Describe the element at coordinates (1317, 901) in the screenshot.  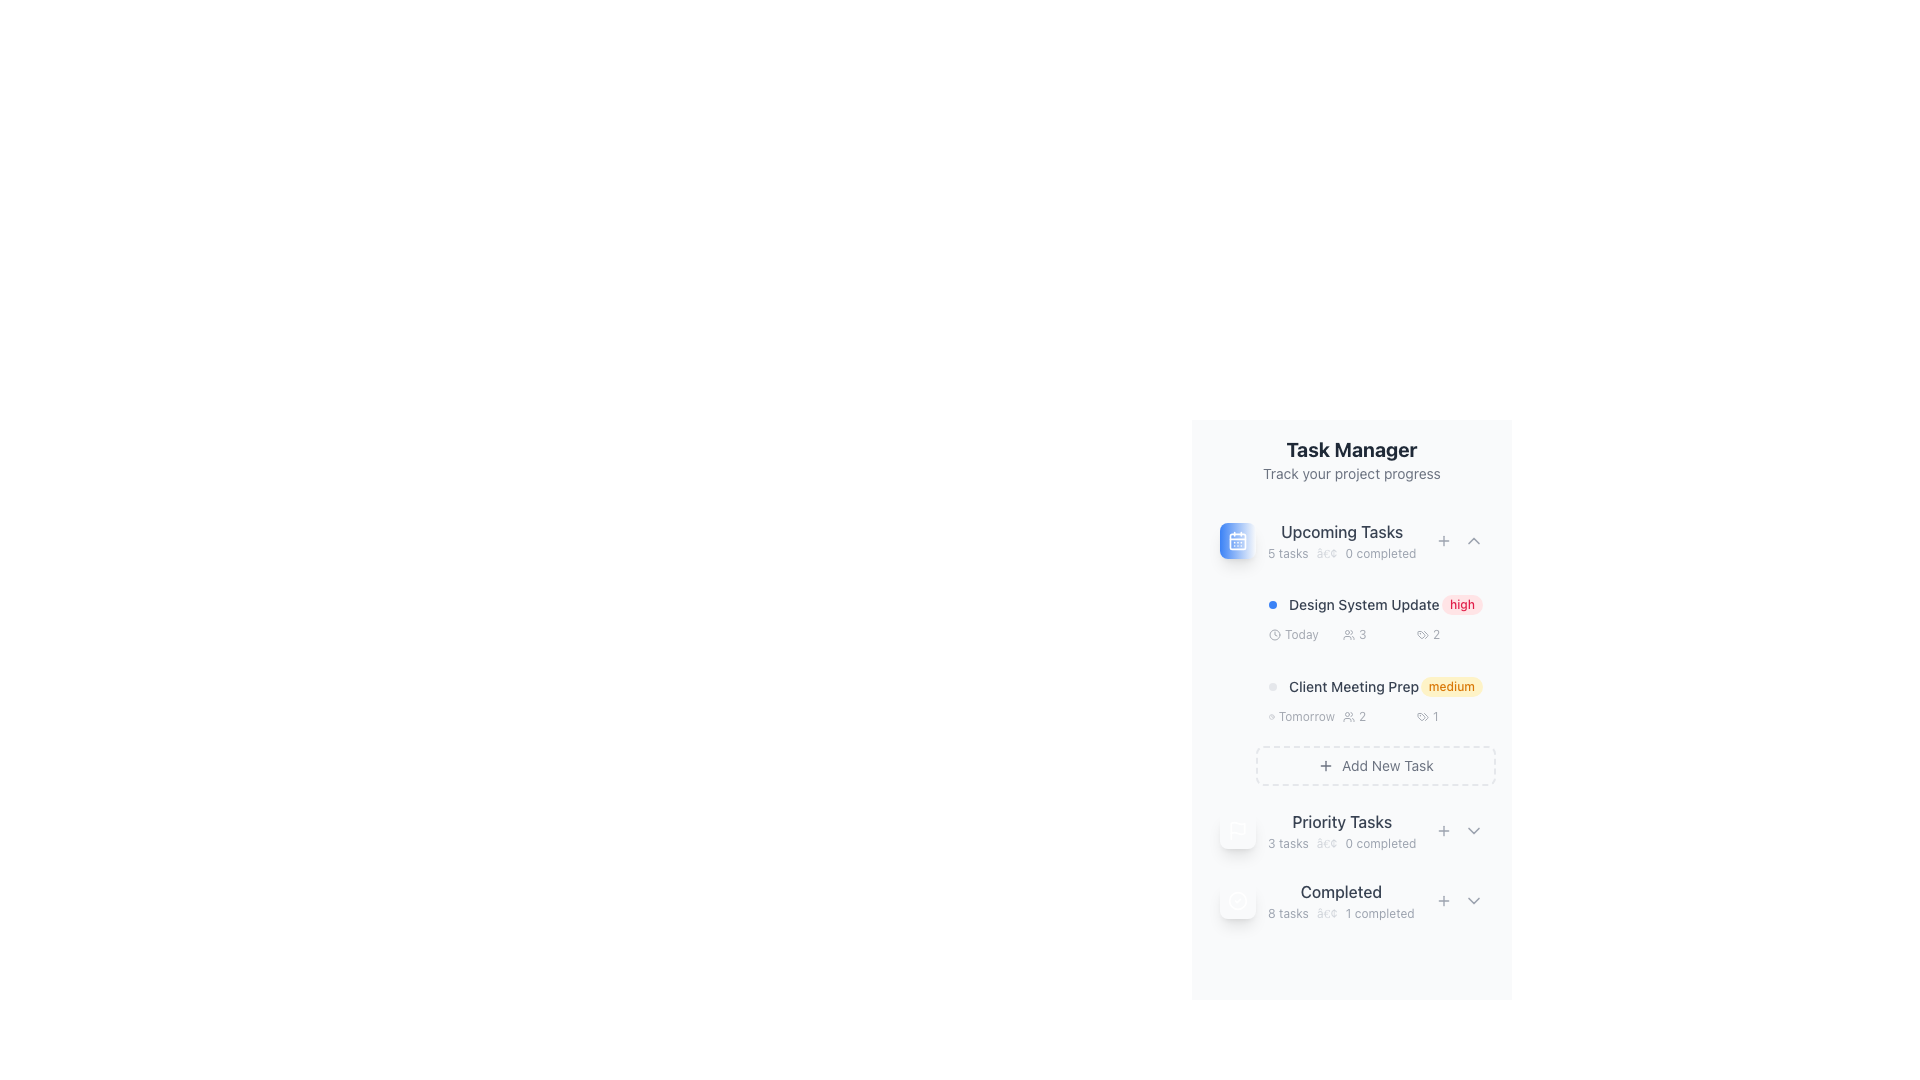
I see `the checkmark icon in the 'Completed' section header of the Task Manager interface to mark the tasks as reviewed` at that location.